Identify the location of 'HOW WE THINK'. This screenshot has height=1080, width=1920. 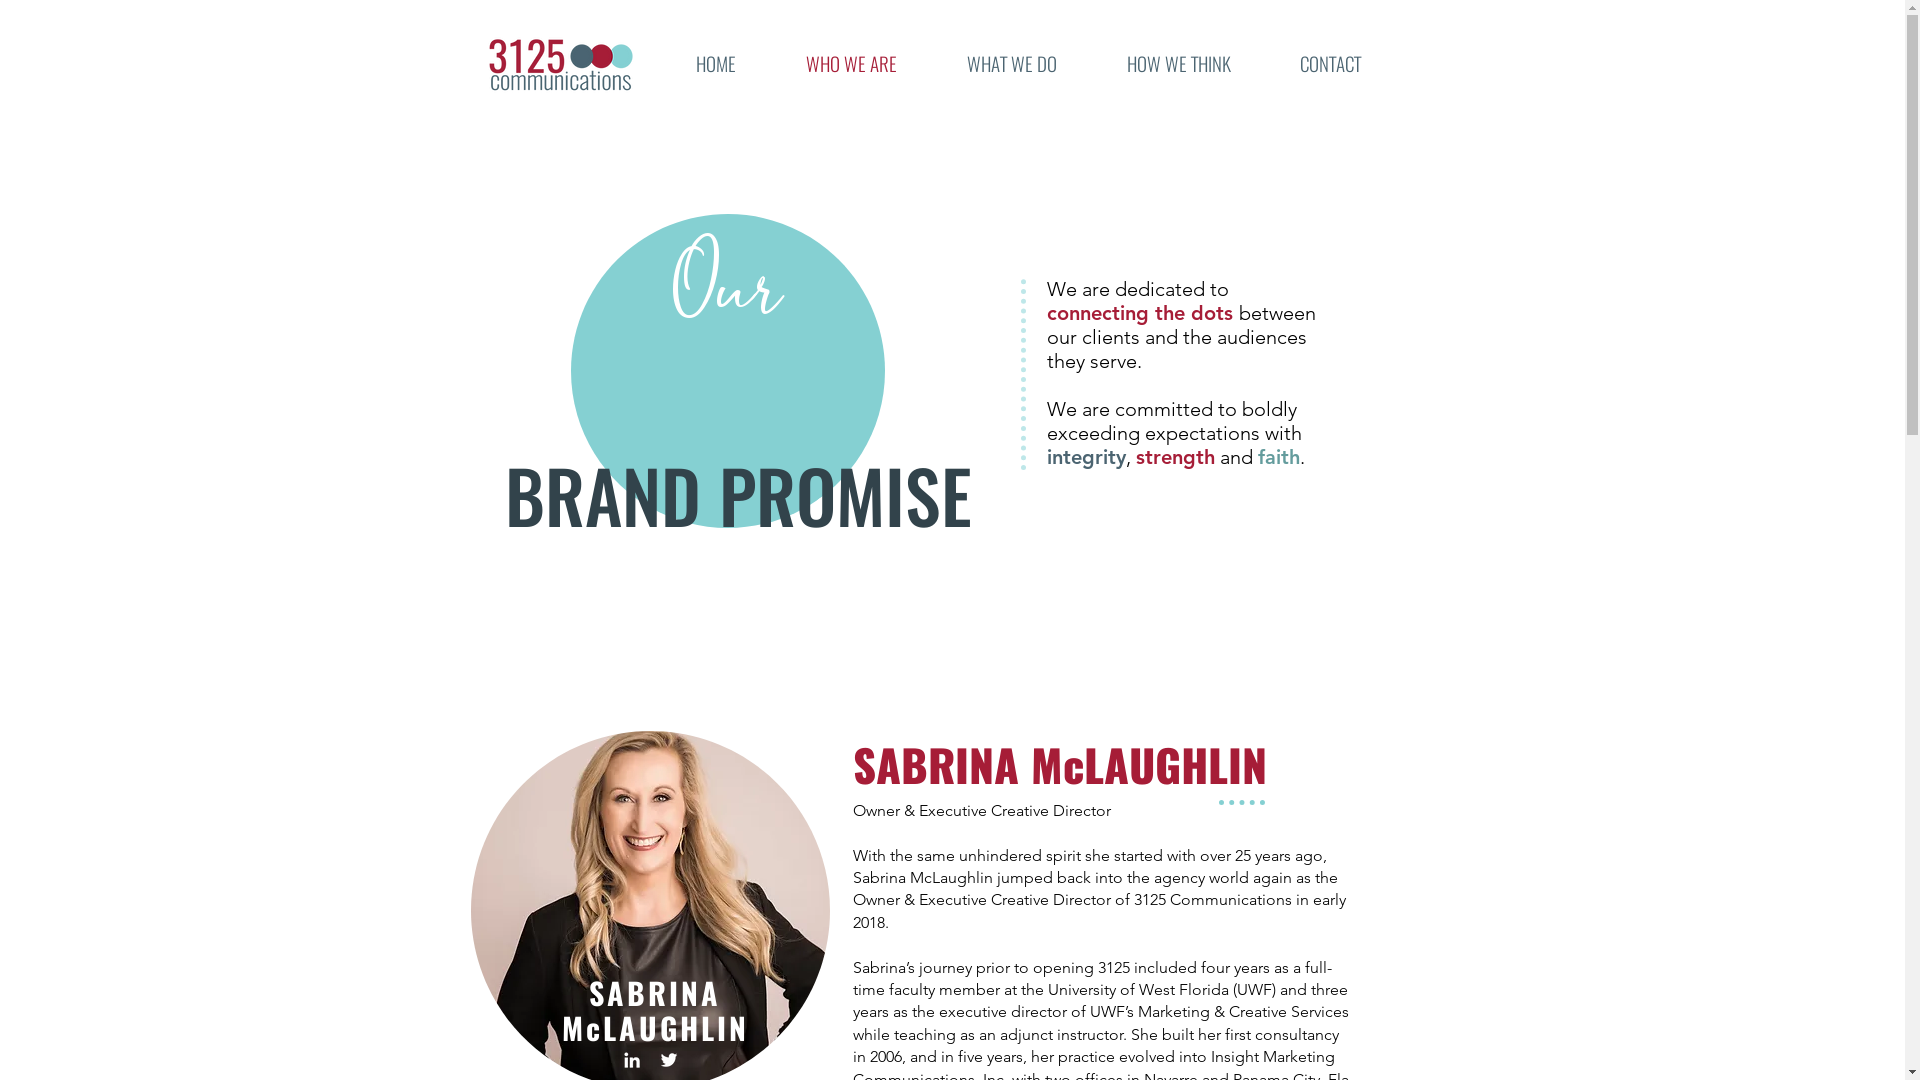
(1179, 63).